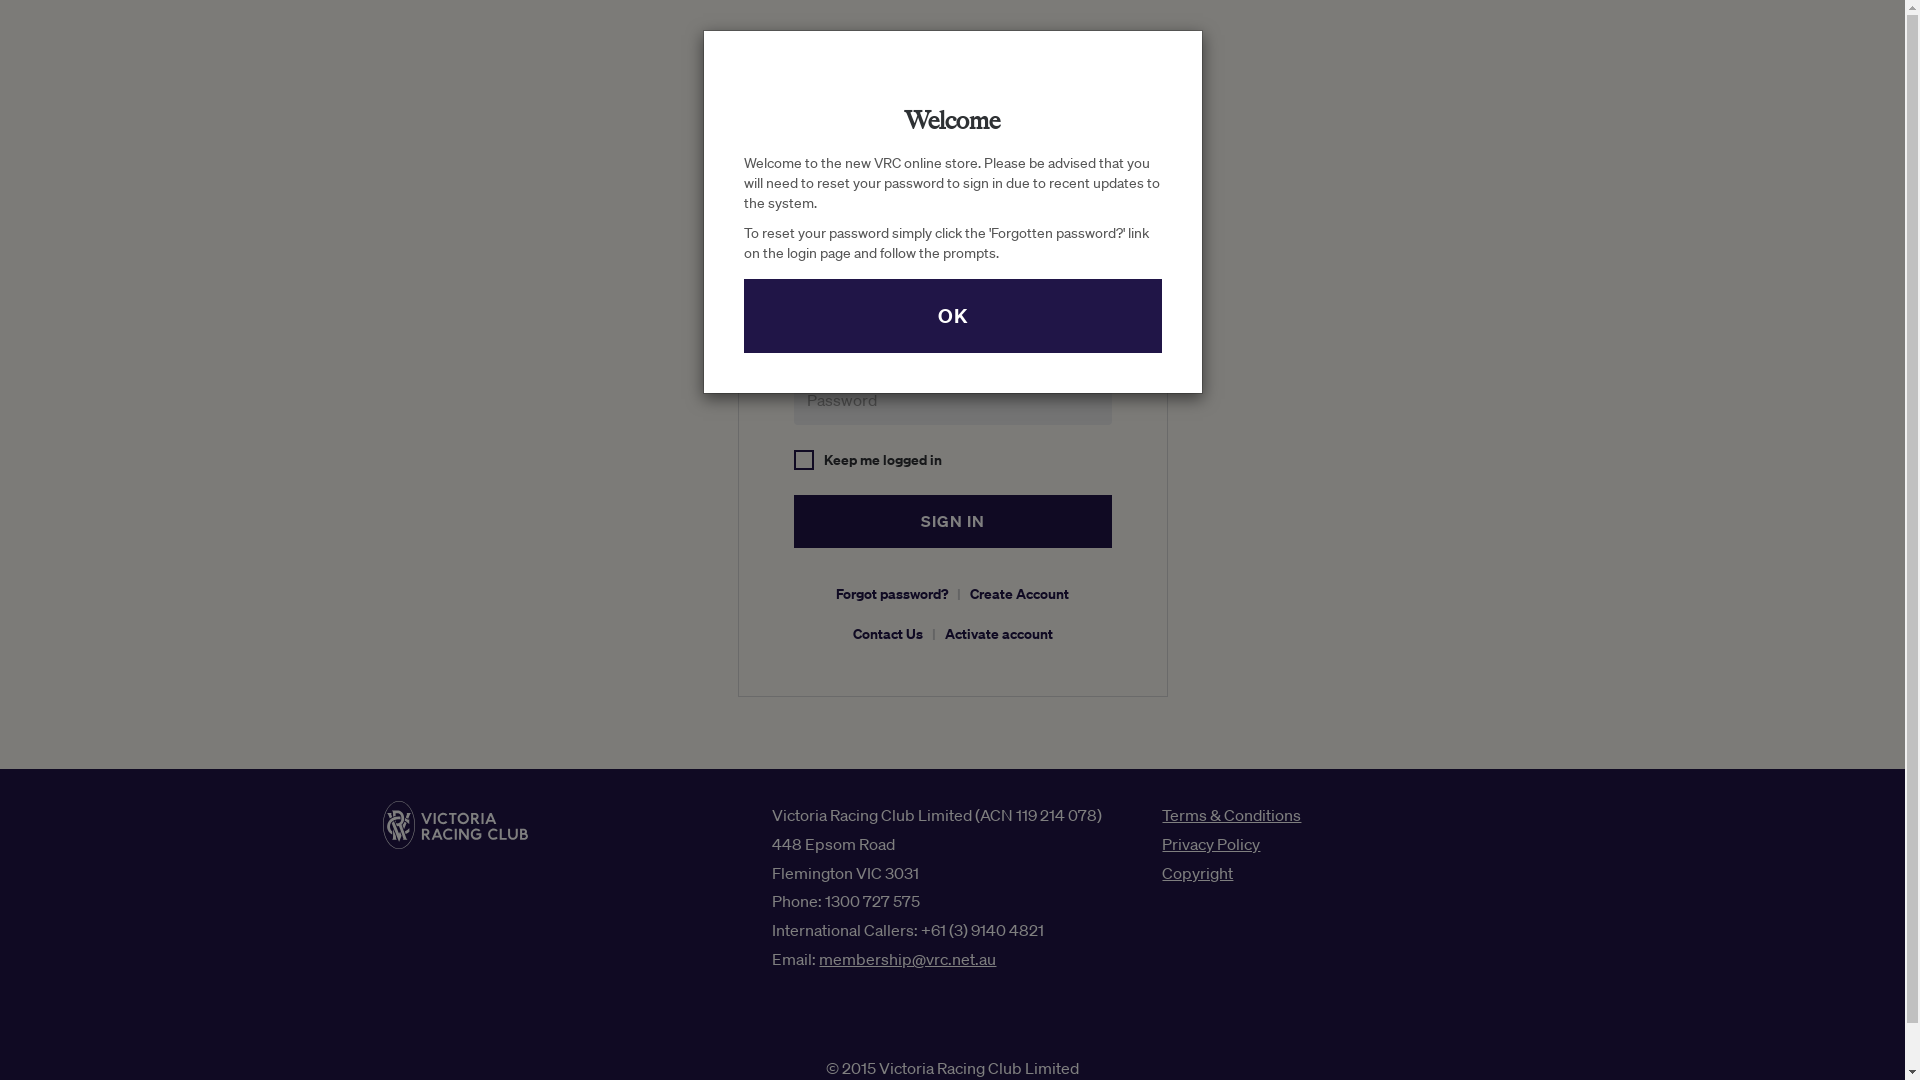  Describe the element at coordinates (952, 315) in the screenshot. I see `'OK'` at that location.